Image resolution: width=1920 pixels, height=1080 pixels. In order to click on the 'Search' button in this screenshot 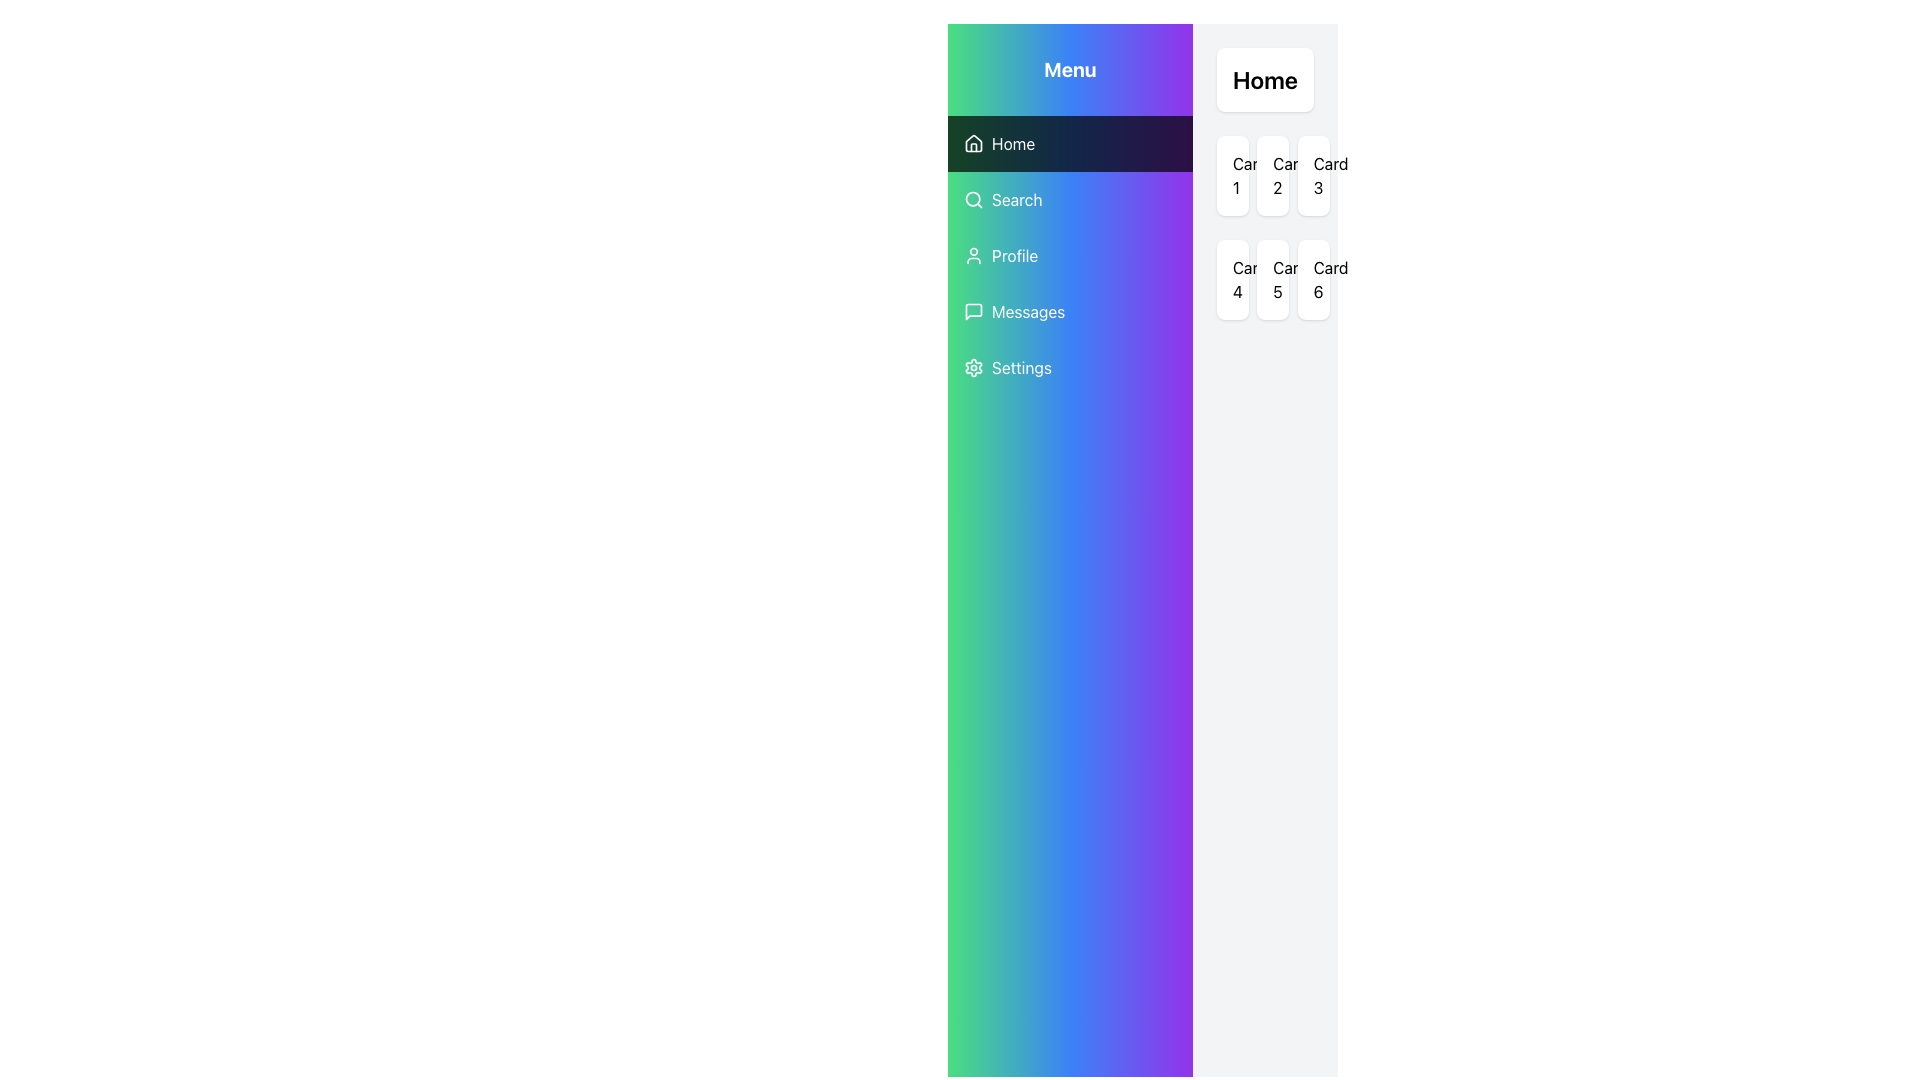, I will do `click(1069, 200)`.